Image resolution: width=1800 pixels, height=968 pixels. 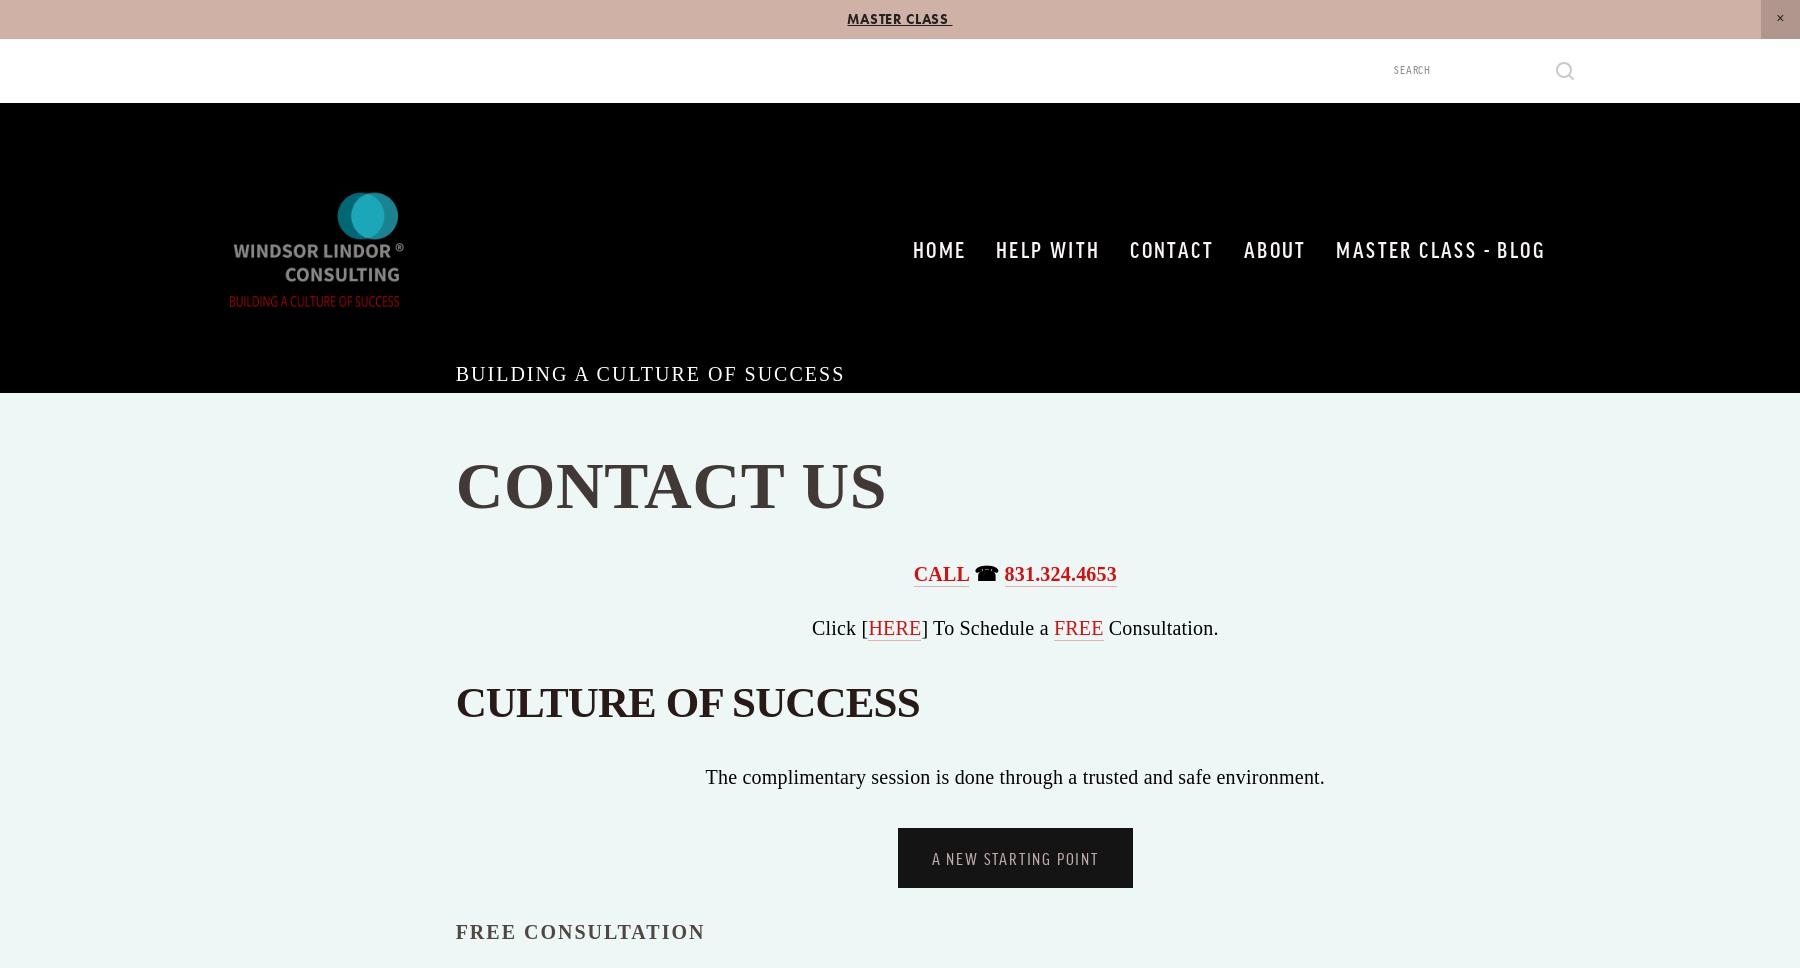 I want to click on '831.324.4653', so click(x=1060, y=574).